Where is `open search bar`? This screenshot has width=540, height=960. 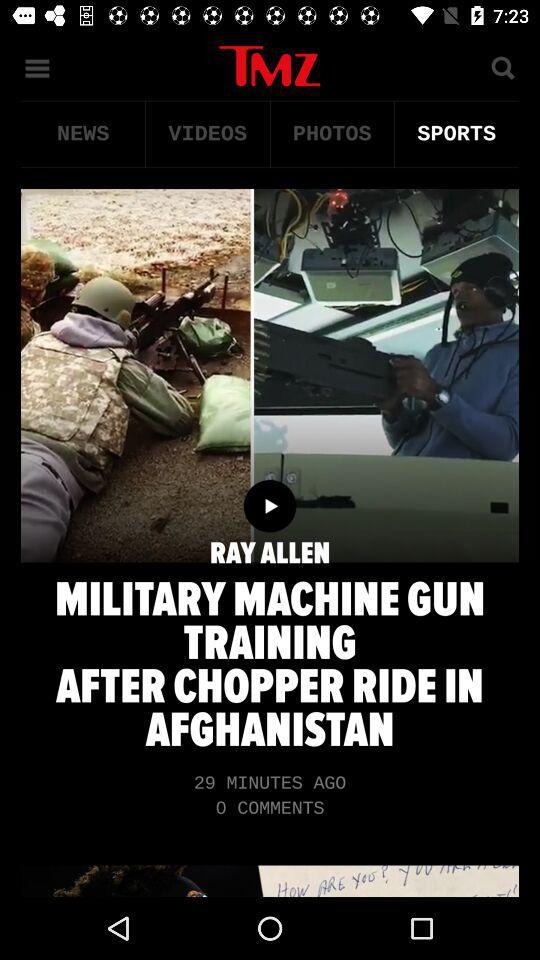 open search bar is located at coordinates (501, 66).